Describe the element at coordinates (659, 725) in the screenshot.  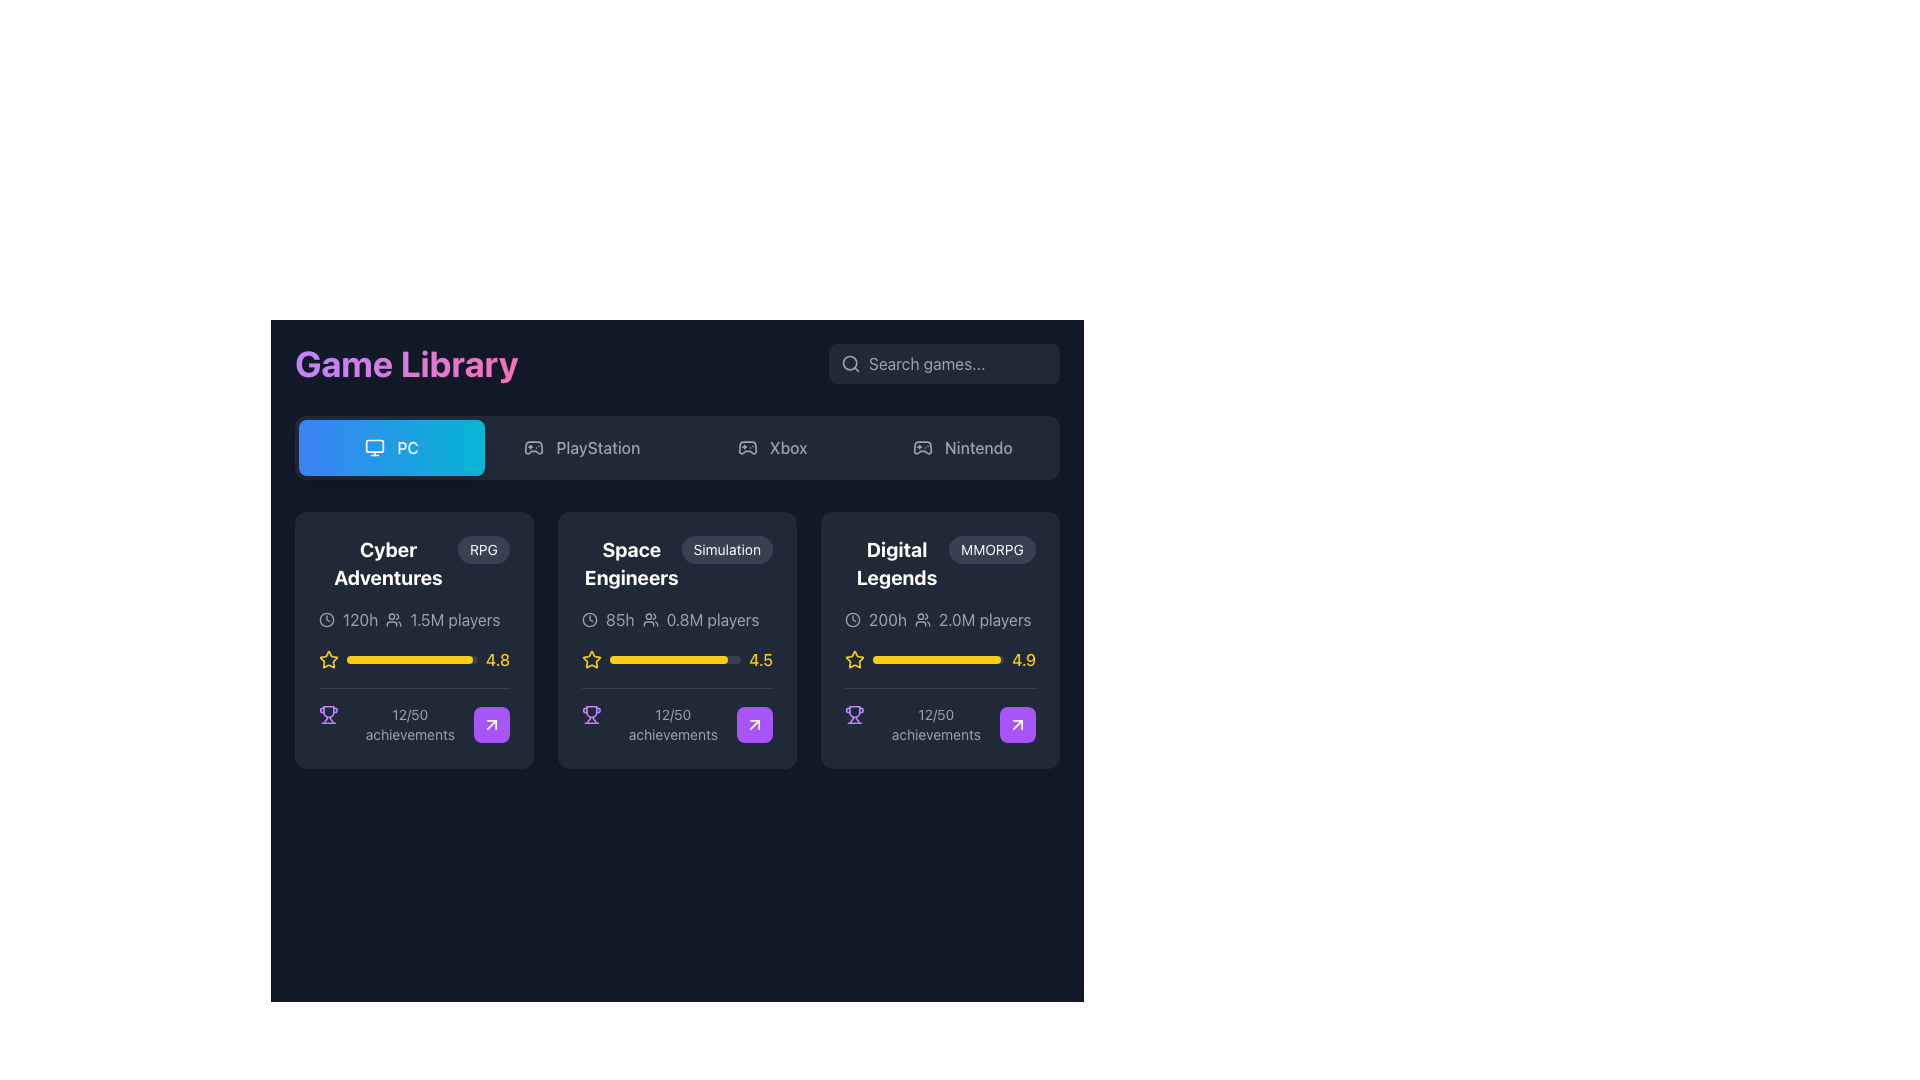
I see `the Progress Indicator displaying '12/50 achievements' with a trophy icon, located in the 'Space Engineers' card in the Game Library` at that location.